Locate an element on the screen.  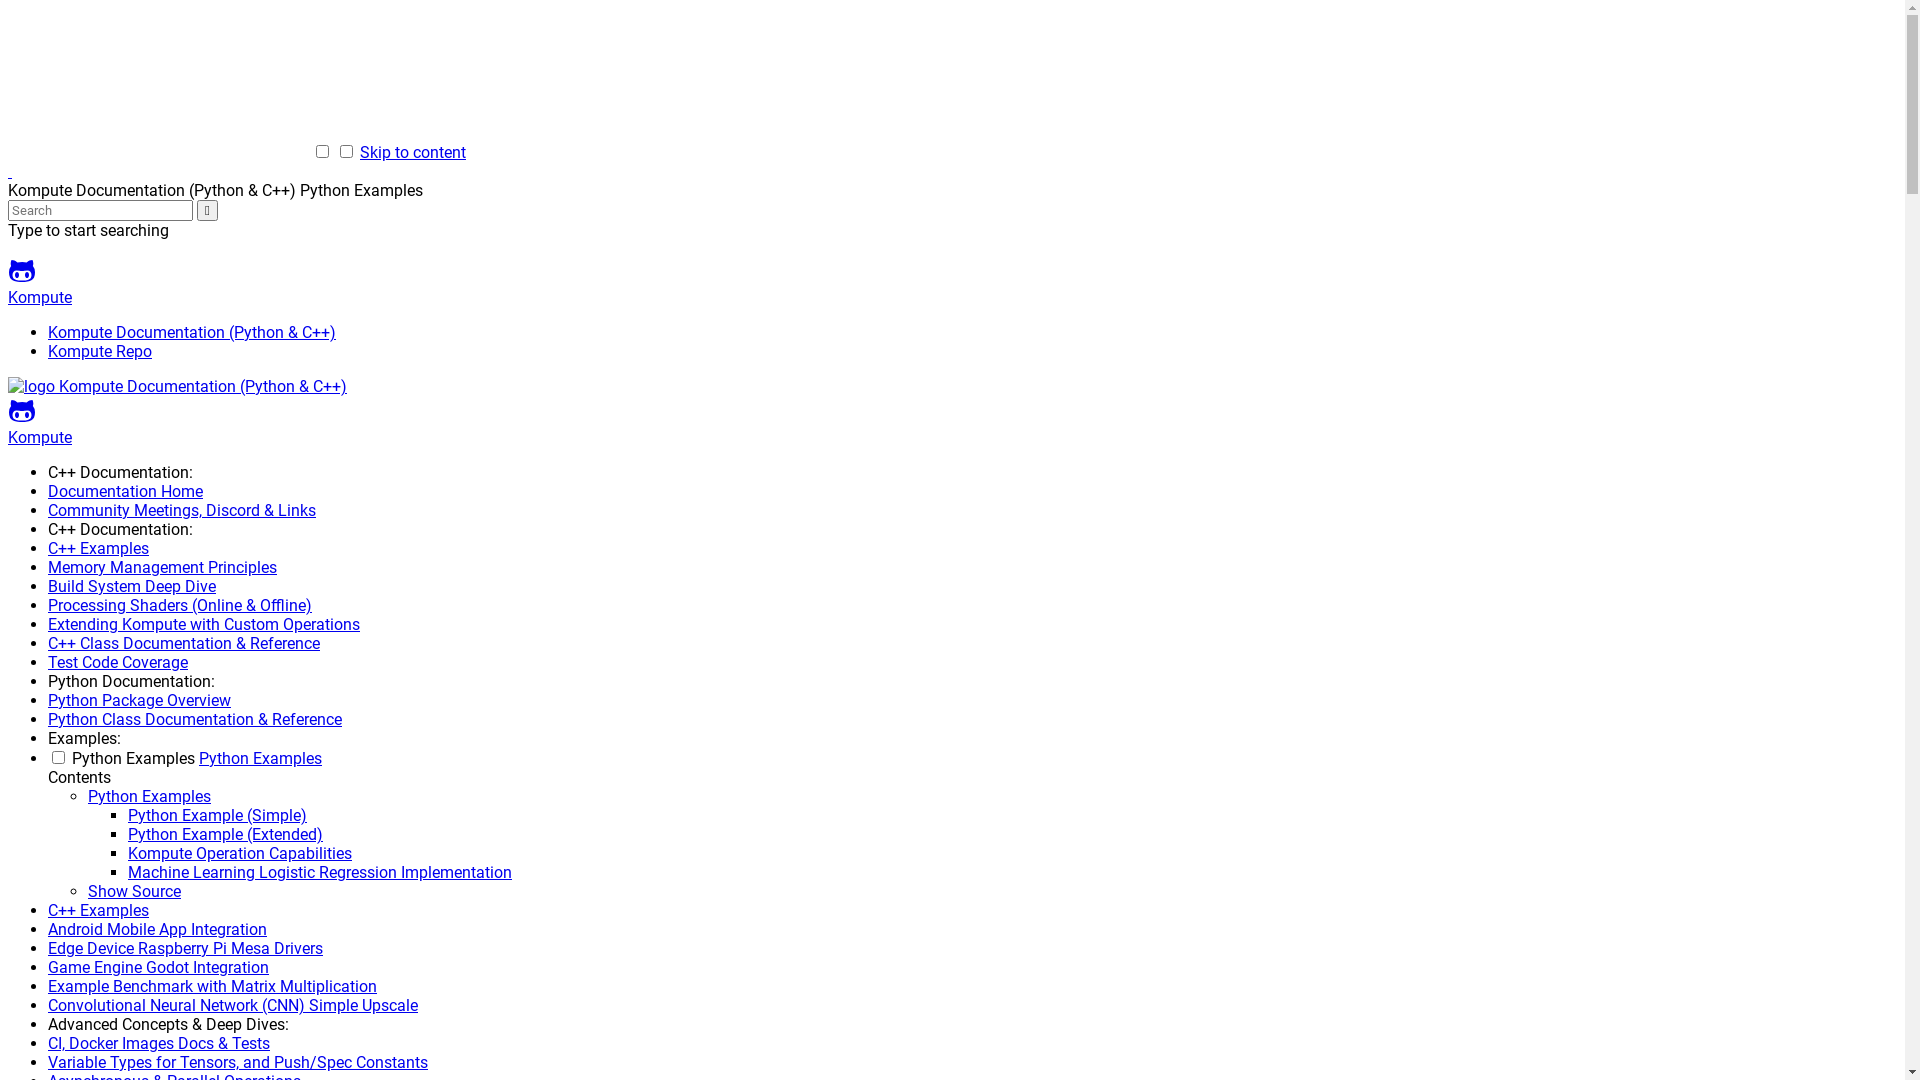
'Documentation Home' is located at coordinates (124, 491).